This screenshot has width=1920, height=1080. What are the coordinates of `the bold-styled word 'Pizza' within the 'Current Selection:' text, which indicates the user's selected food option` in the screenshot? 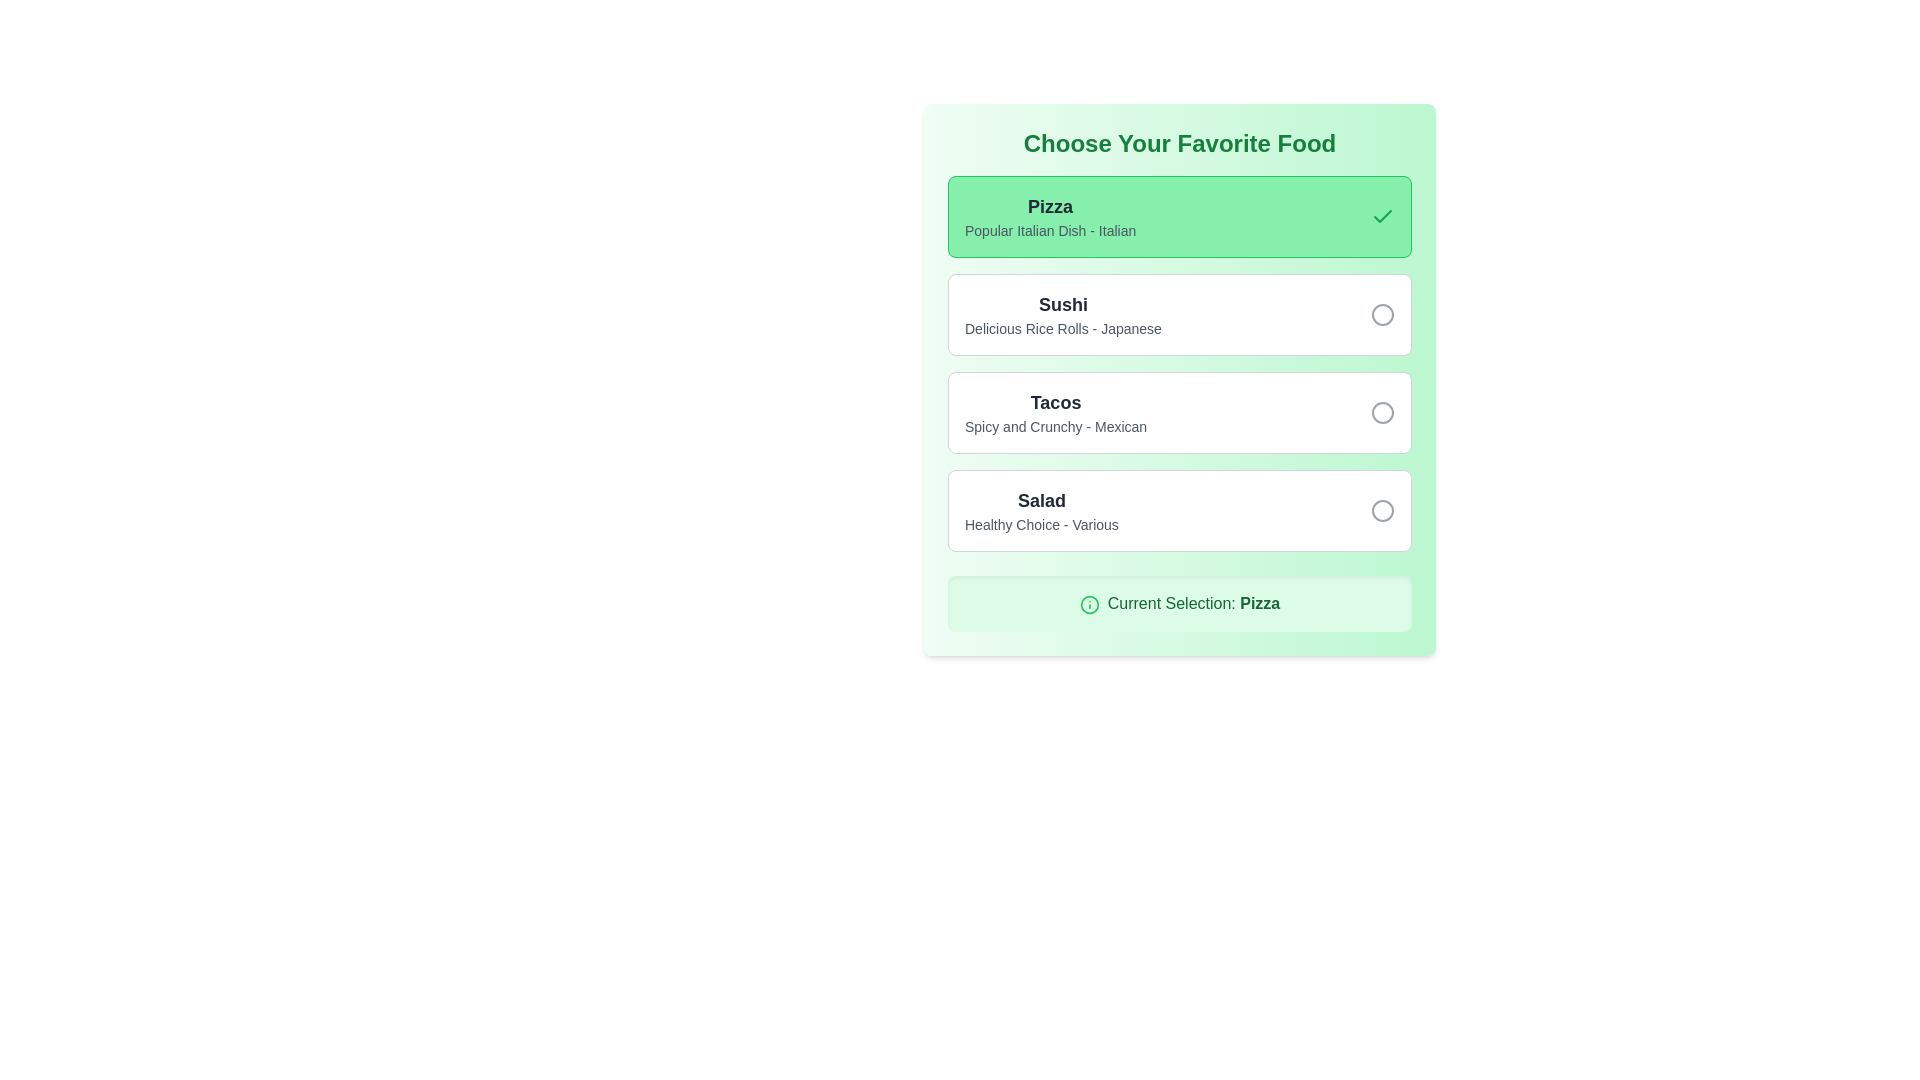 It's located at (1259, 602).